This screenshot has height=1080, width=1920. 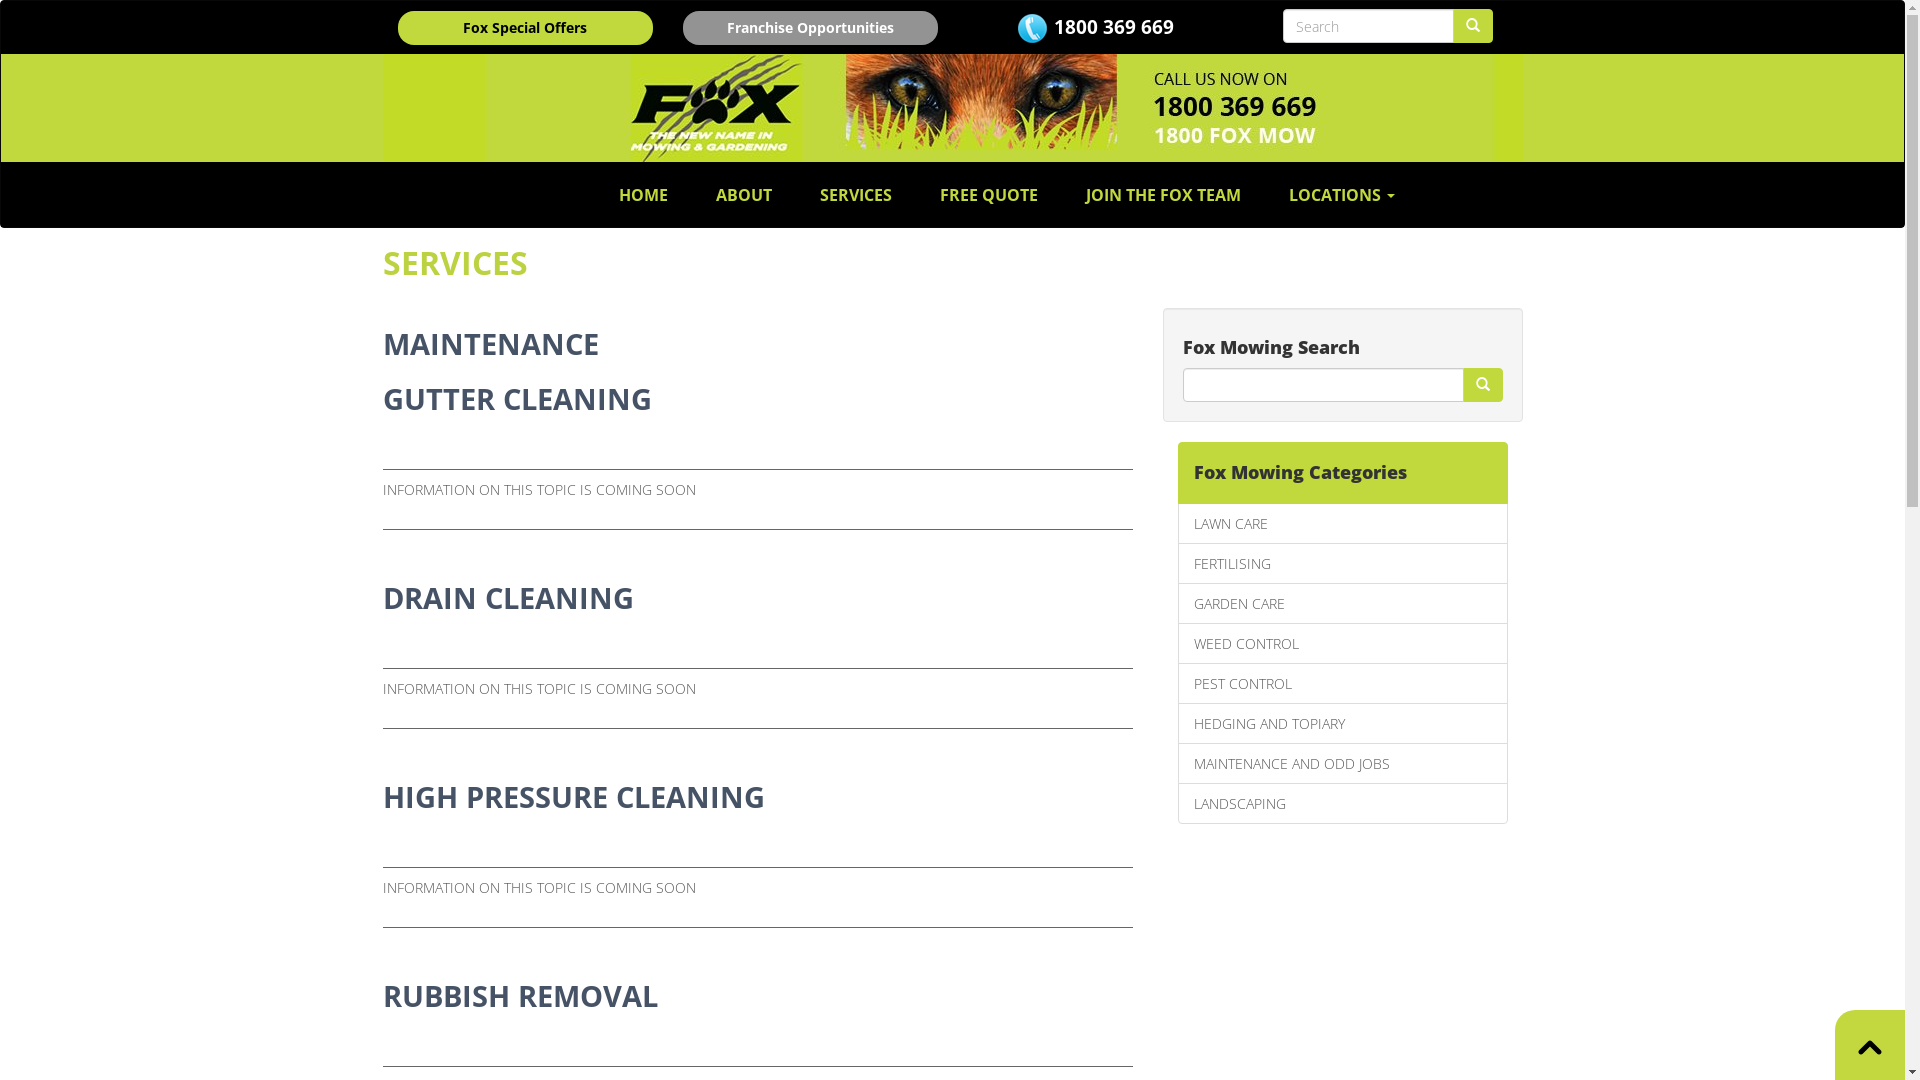 What do you see at coordinates (525, 27) in the screenshot?
I see `'Fox Special Offers'` at bounding box center [525, 27].